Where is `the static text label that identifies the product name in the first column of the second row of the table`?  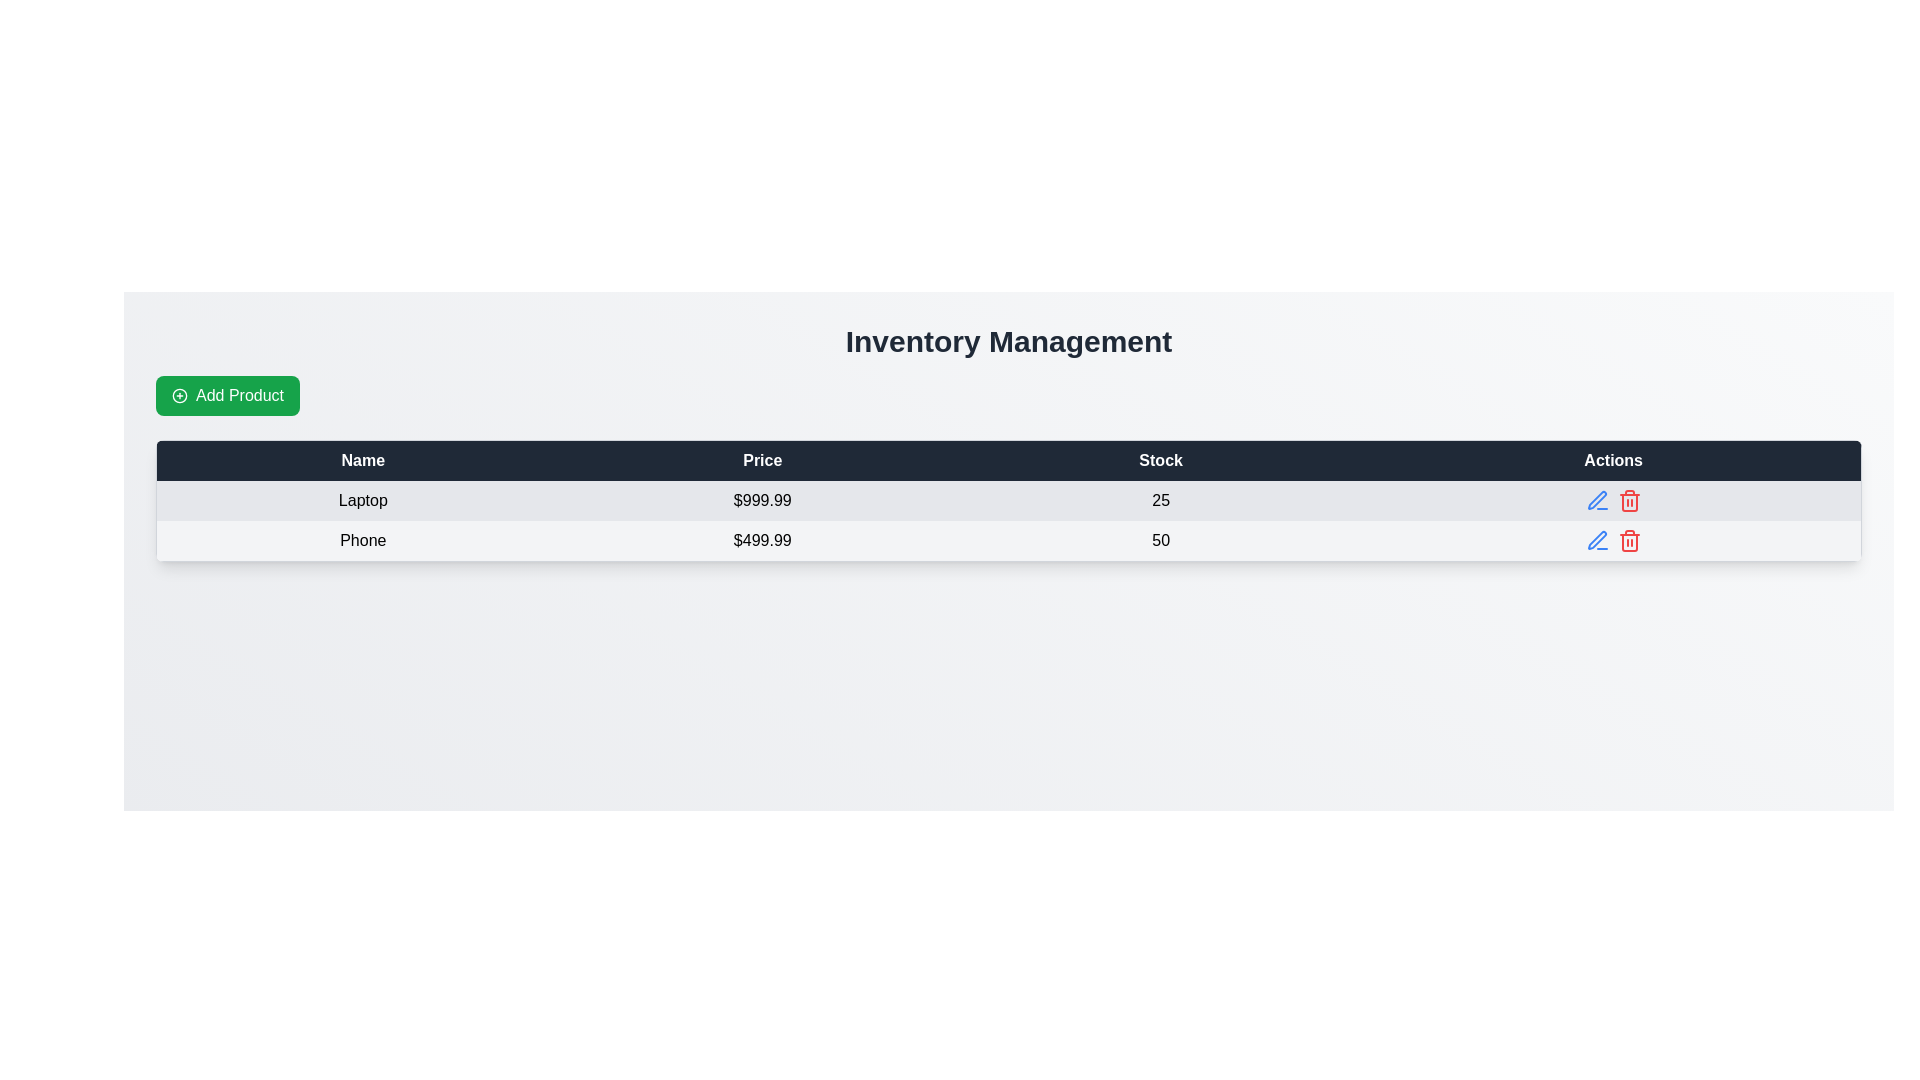 the static text label that identifies the product name in the first column of the second row of the table is located at coordinates (363, 541).